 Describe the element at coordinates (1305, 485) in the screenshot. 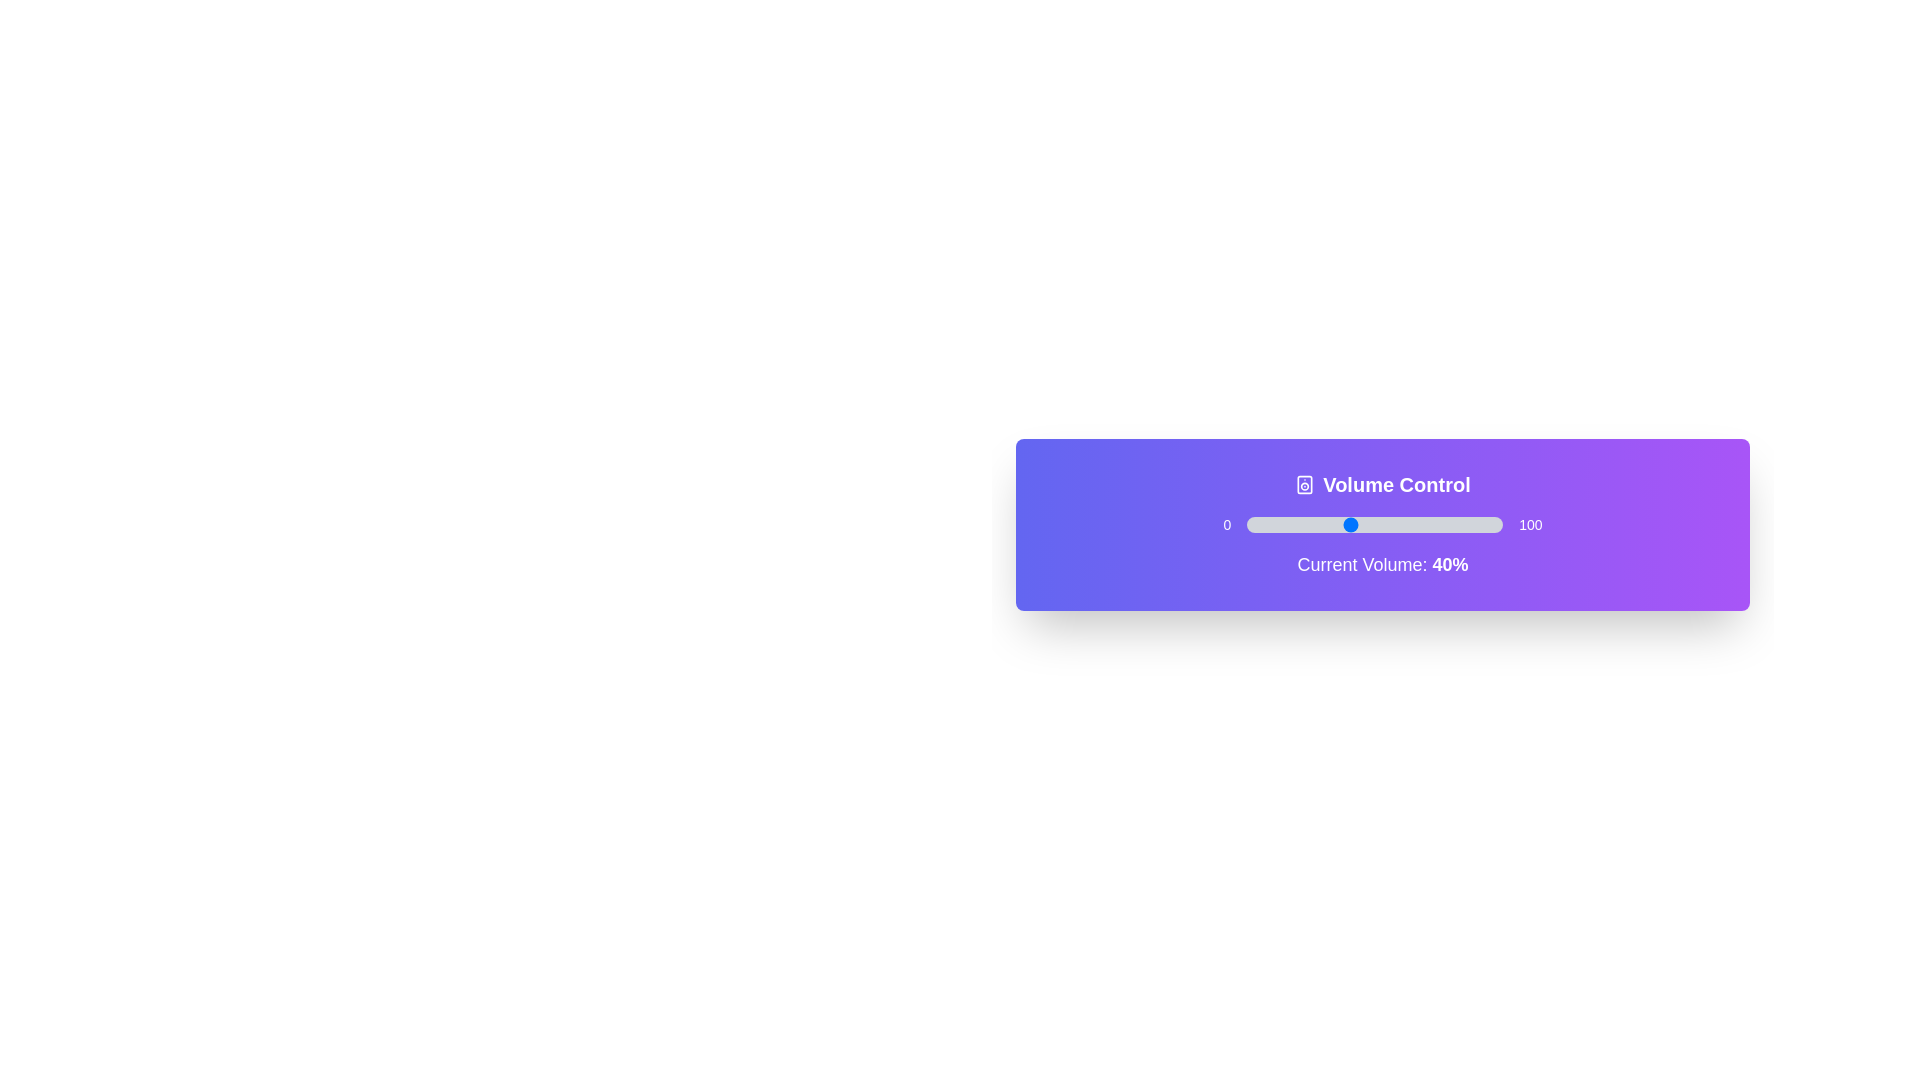

I see `the speaker icon to toggle its state` at that location.